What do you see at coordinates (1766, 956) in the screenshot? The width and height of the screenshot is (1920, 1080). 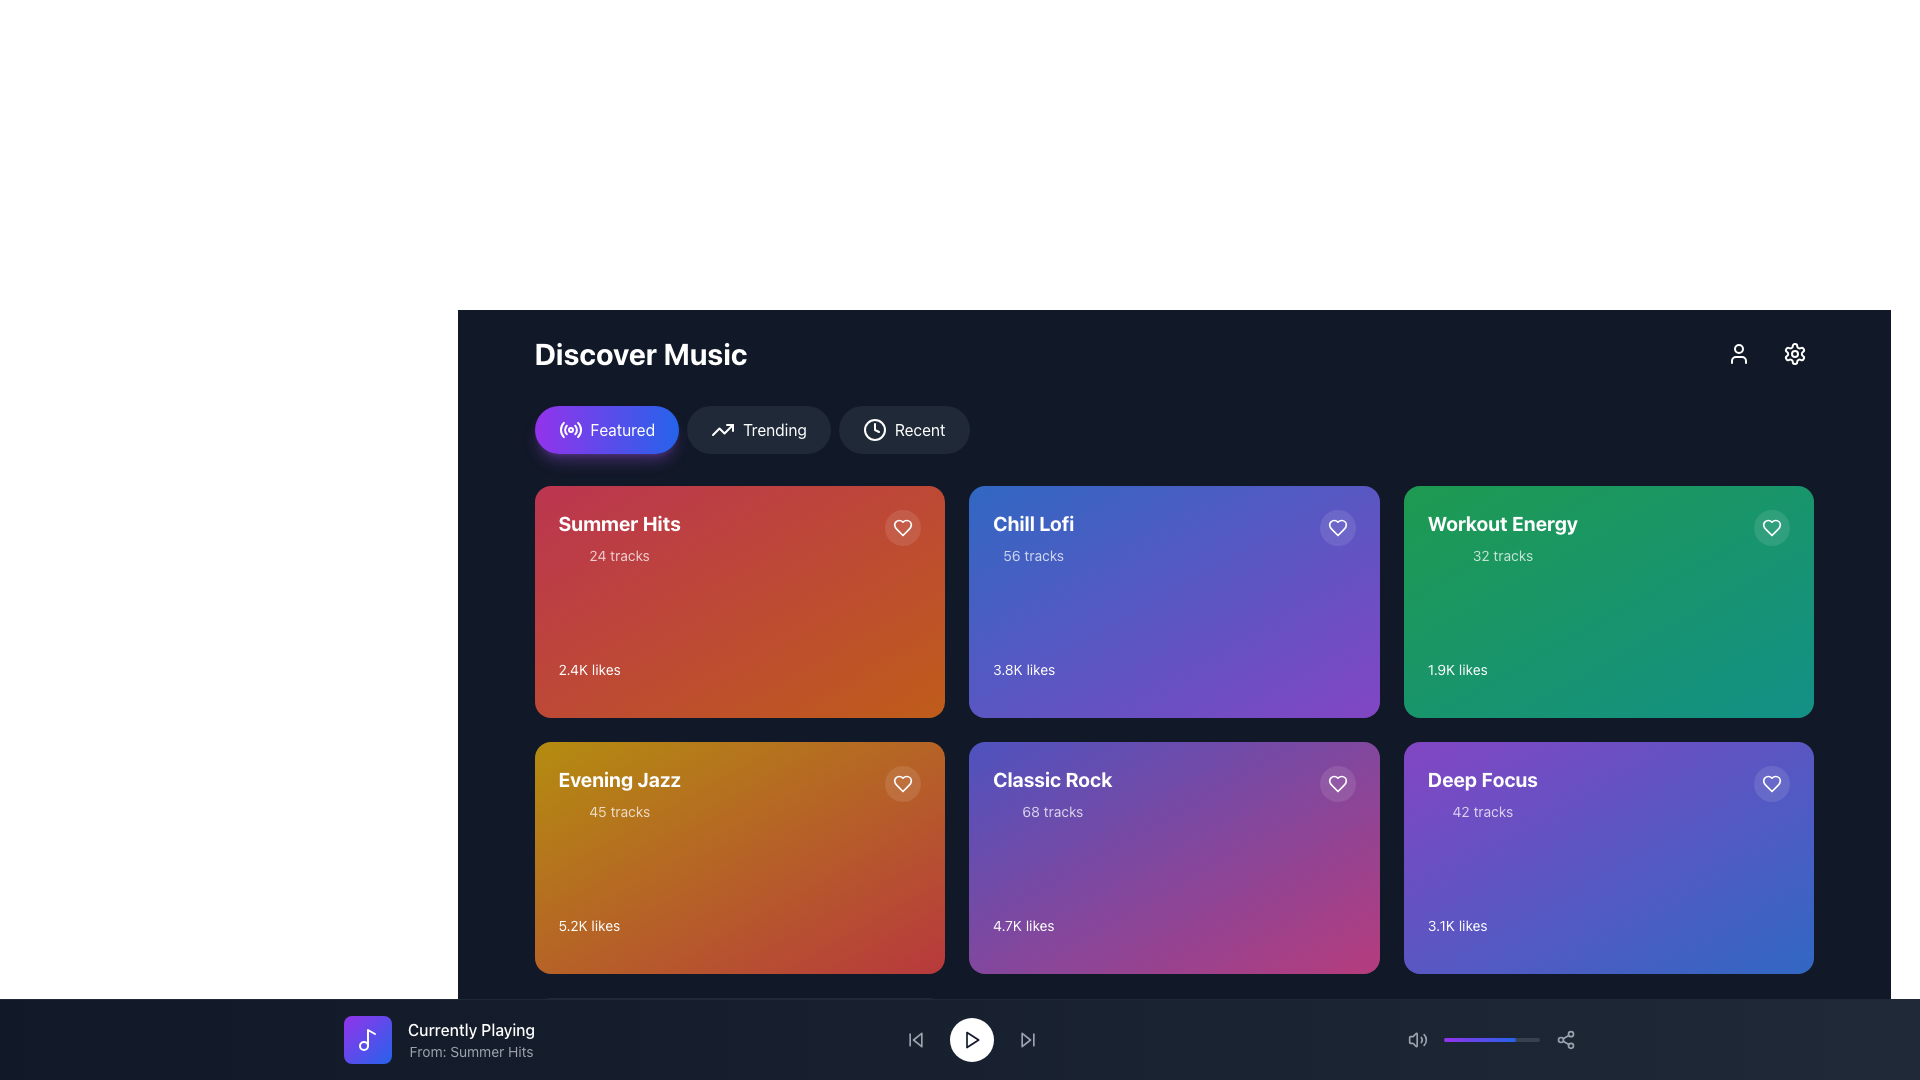 I see `the circular play button with a white background located in the bottom-right corner of the 'Deep Focus' card in the 'Discover Music' grid layout to observe visual effects` at bounding box center [1766, 956].